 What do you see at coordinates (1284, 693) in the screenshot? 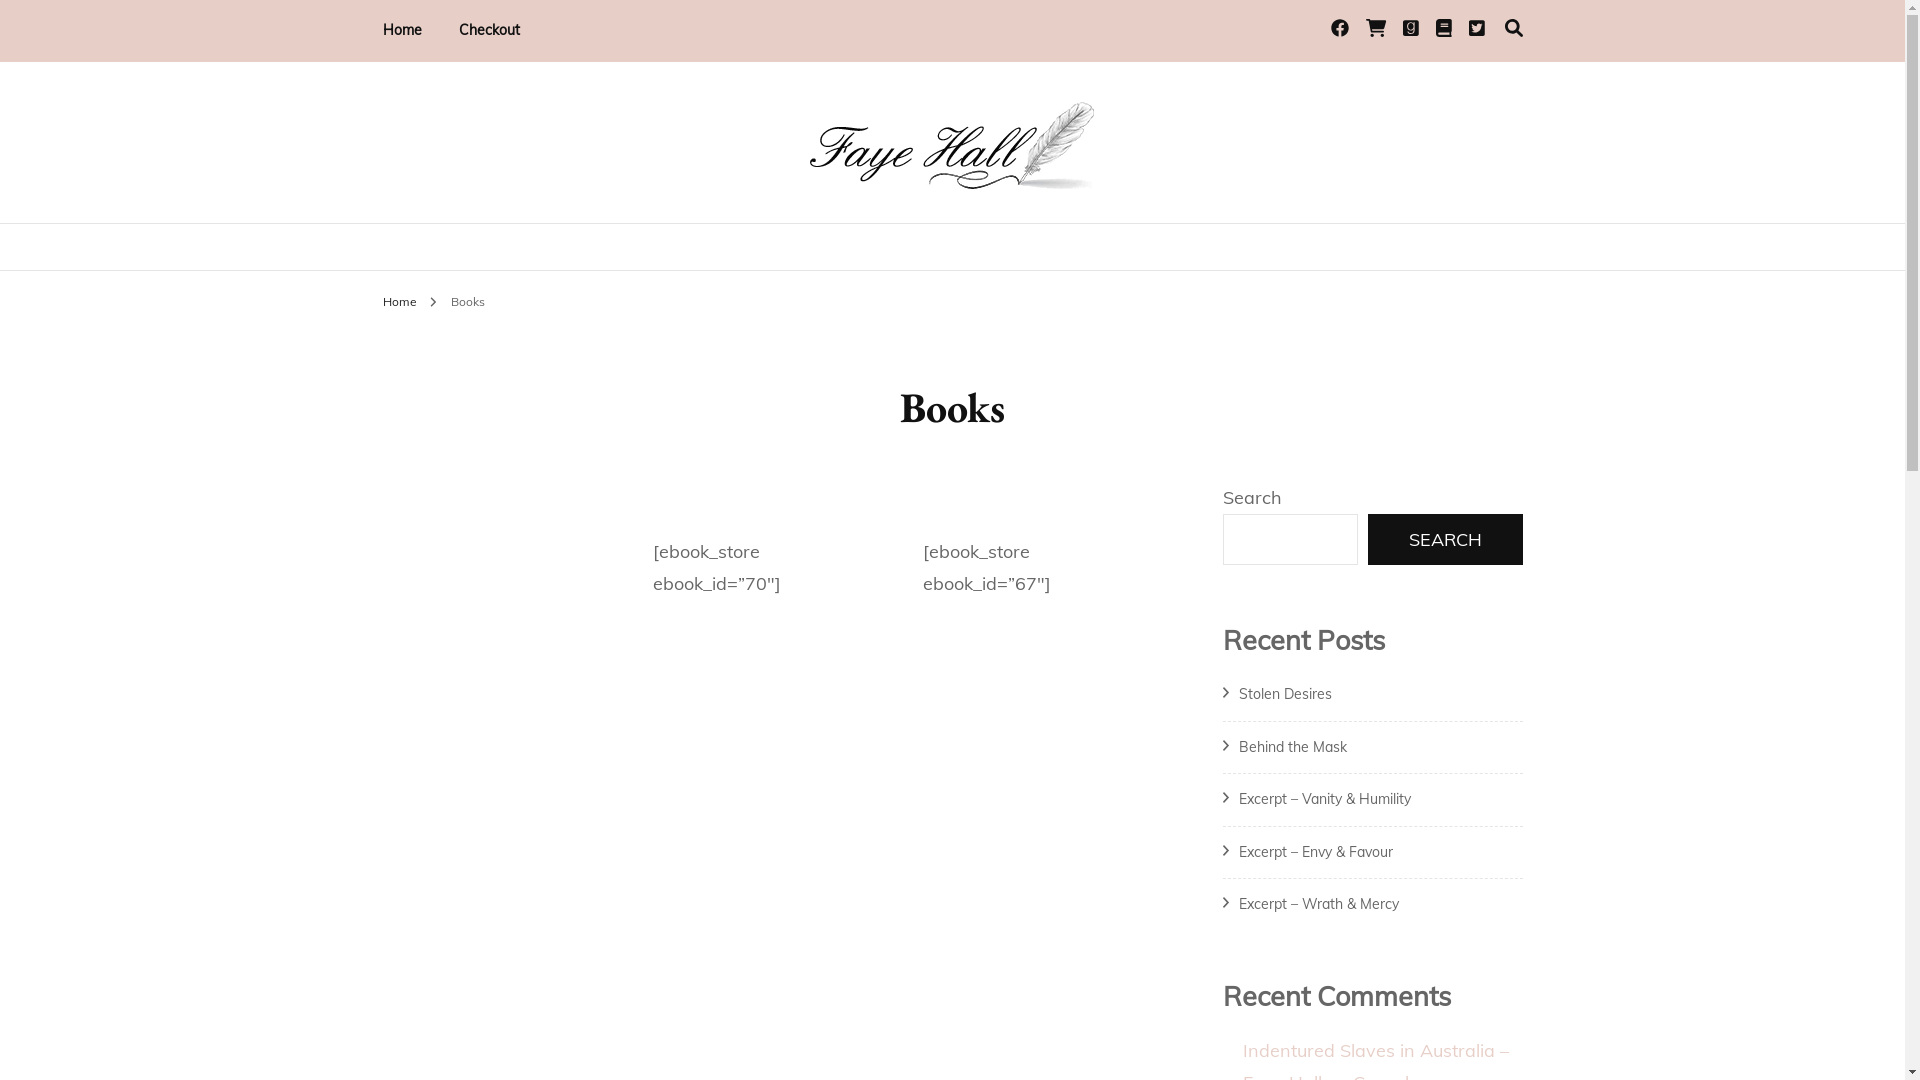
I see `'Stolen Desires'` at bounding box center [1284, 693].